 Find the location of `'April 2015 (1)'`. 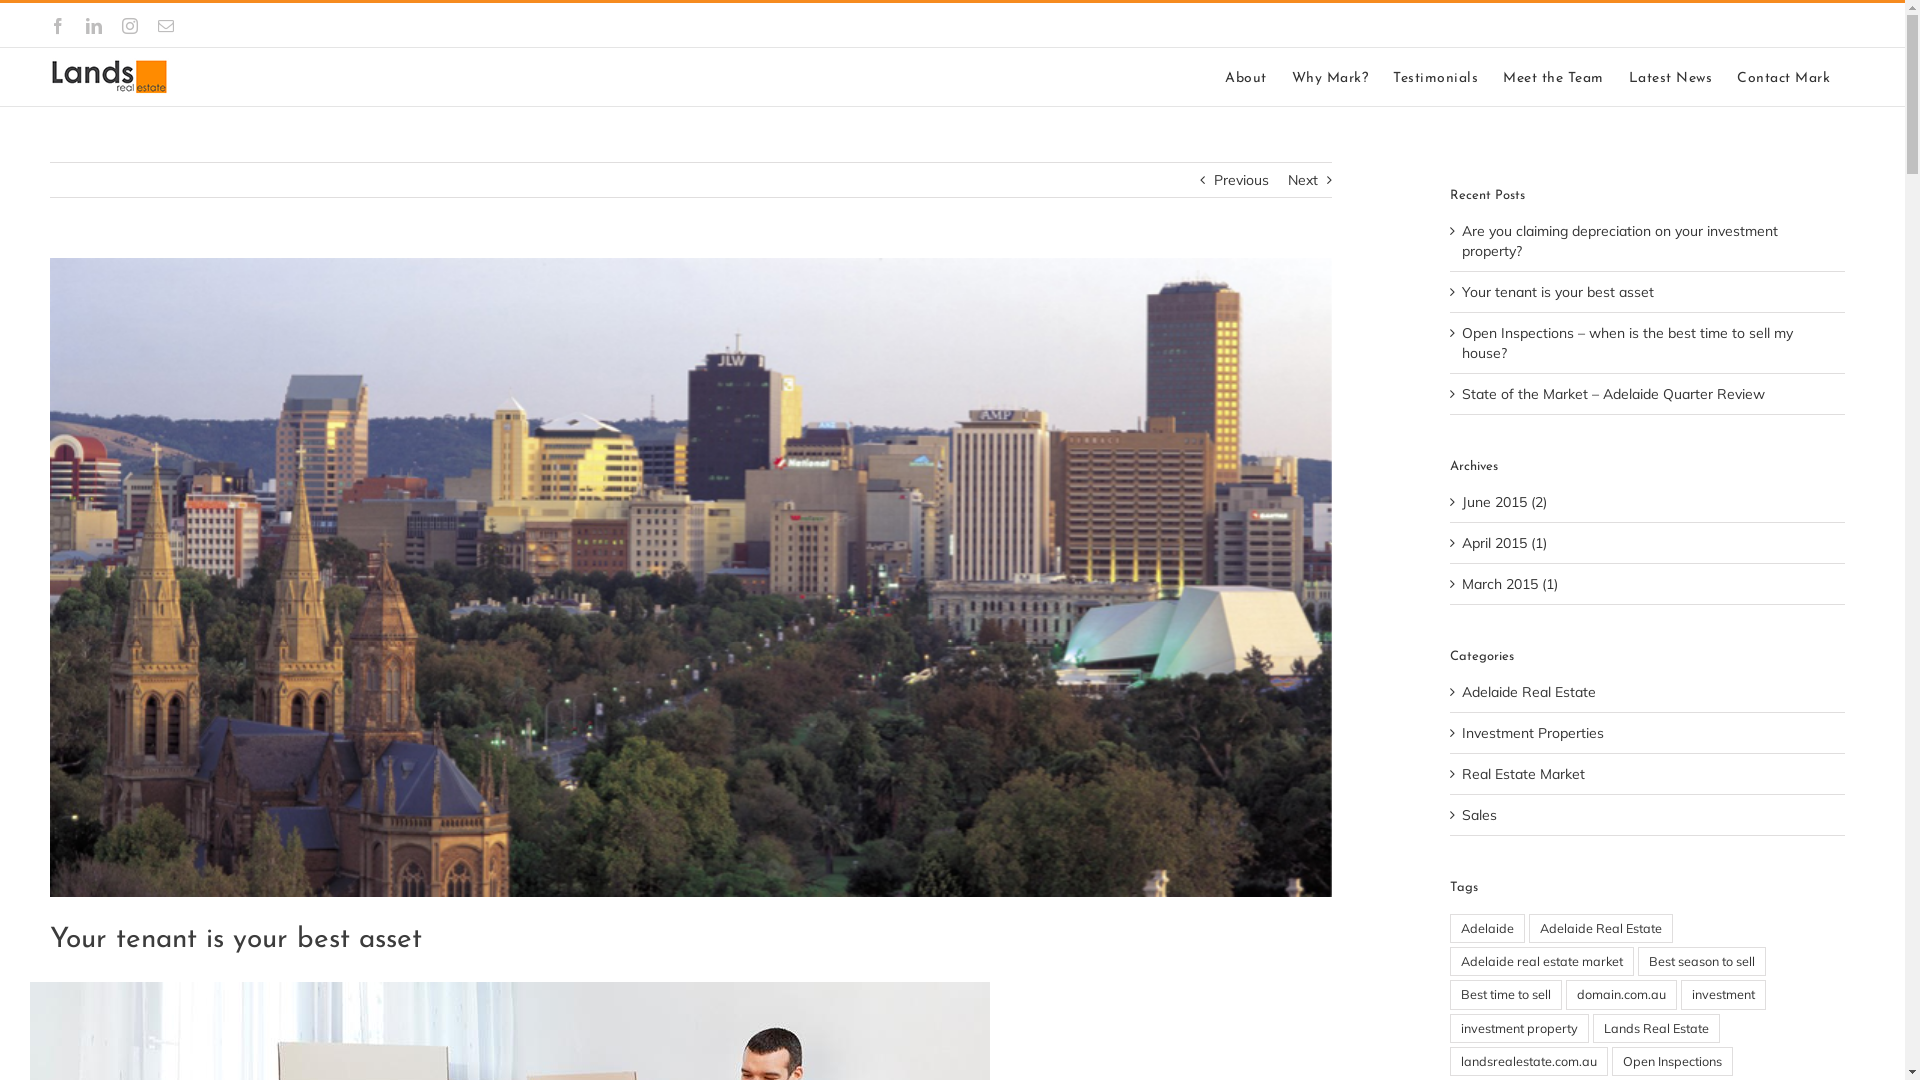

'April 2015 (1)' is located at coordinates (1504, 543).